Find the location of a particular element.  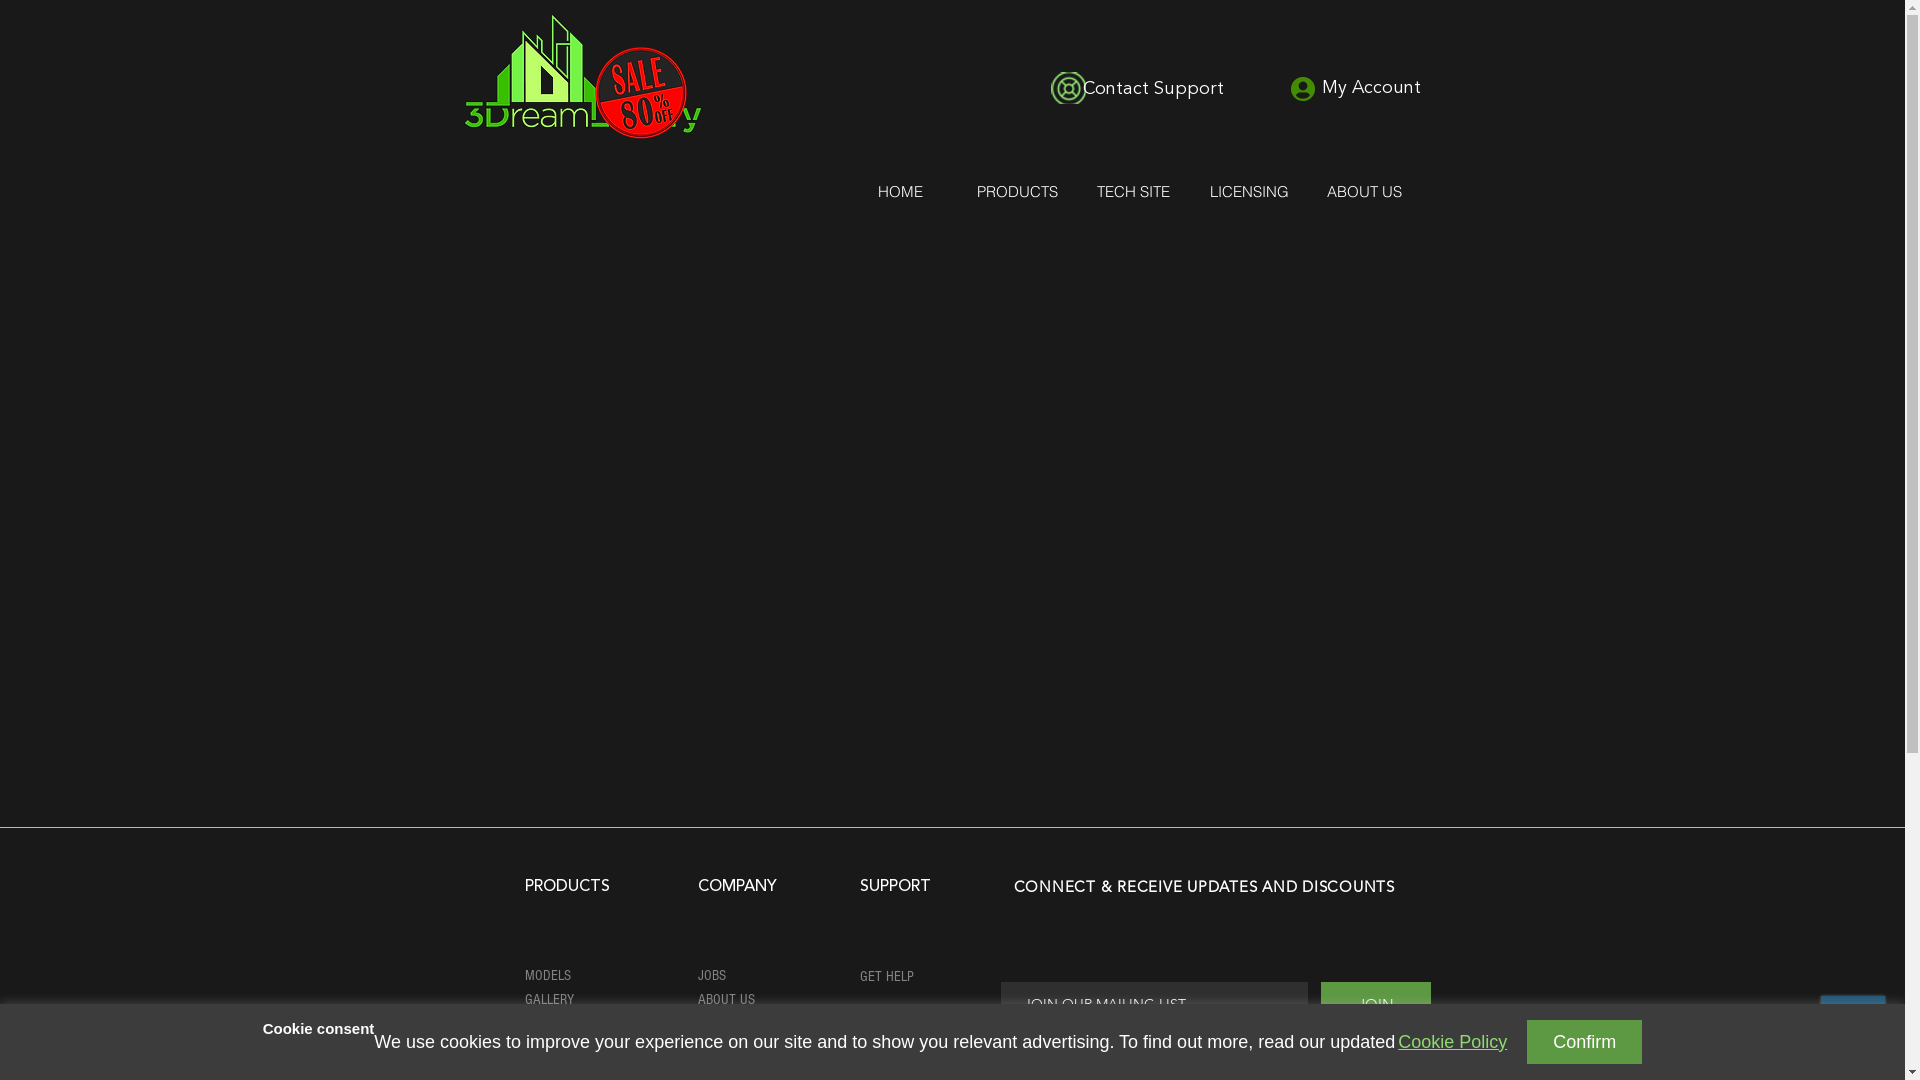

'GET HELP' is located at coordinates (886, 975).